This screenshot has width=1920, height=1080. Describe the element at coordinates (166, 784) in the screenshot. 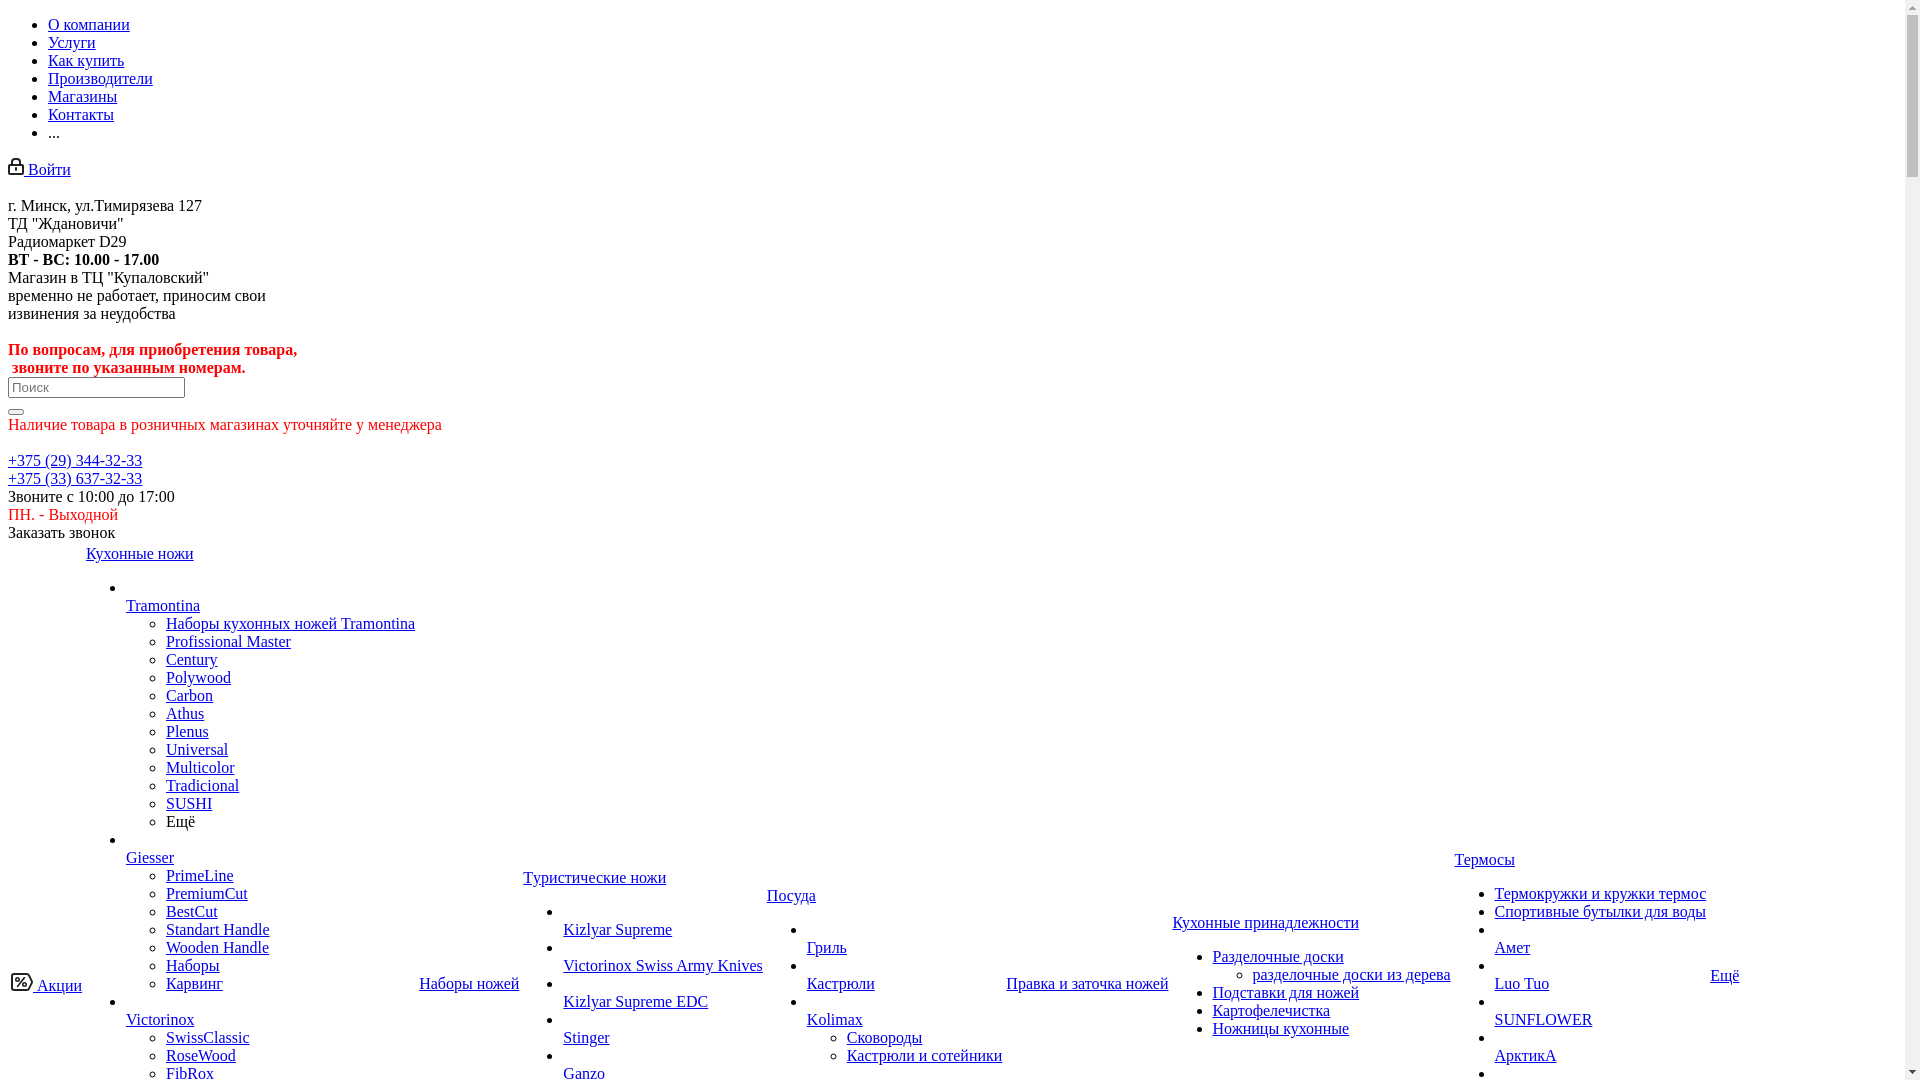

I see `'Tradicional'` at that location.